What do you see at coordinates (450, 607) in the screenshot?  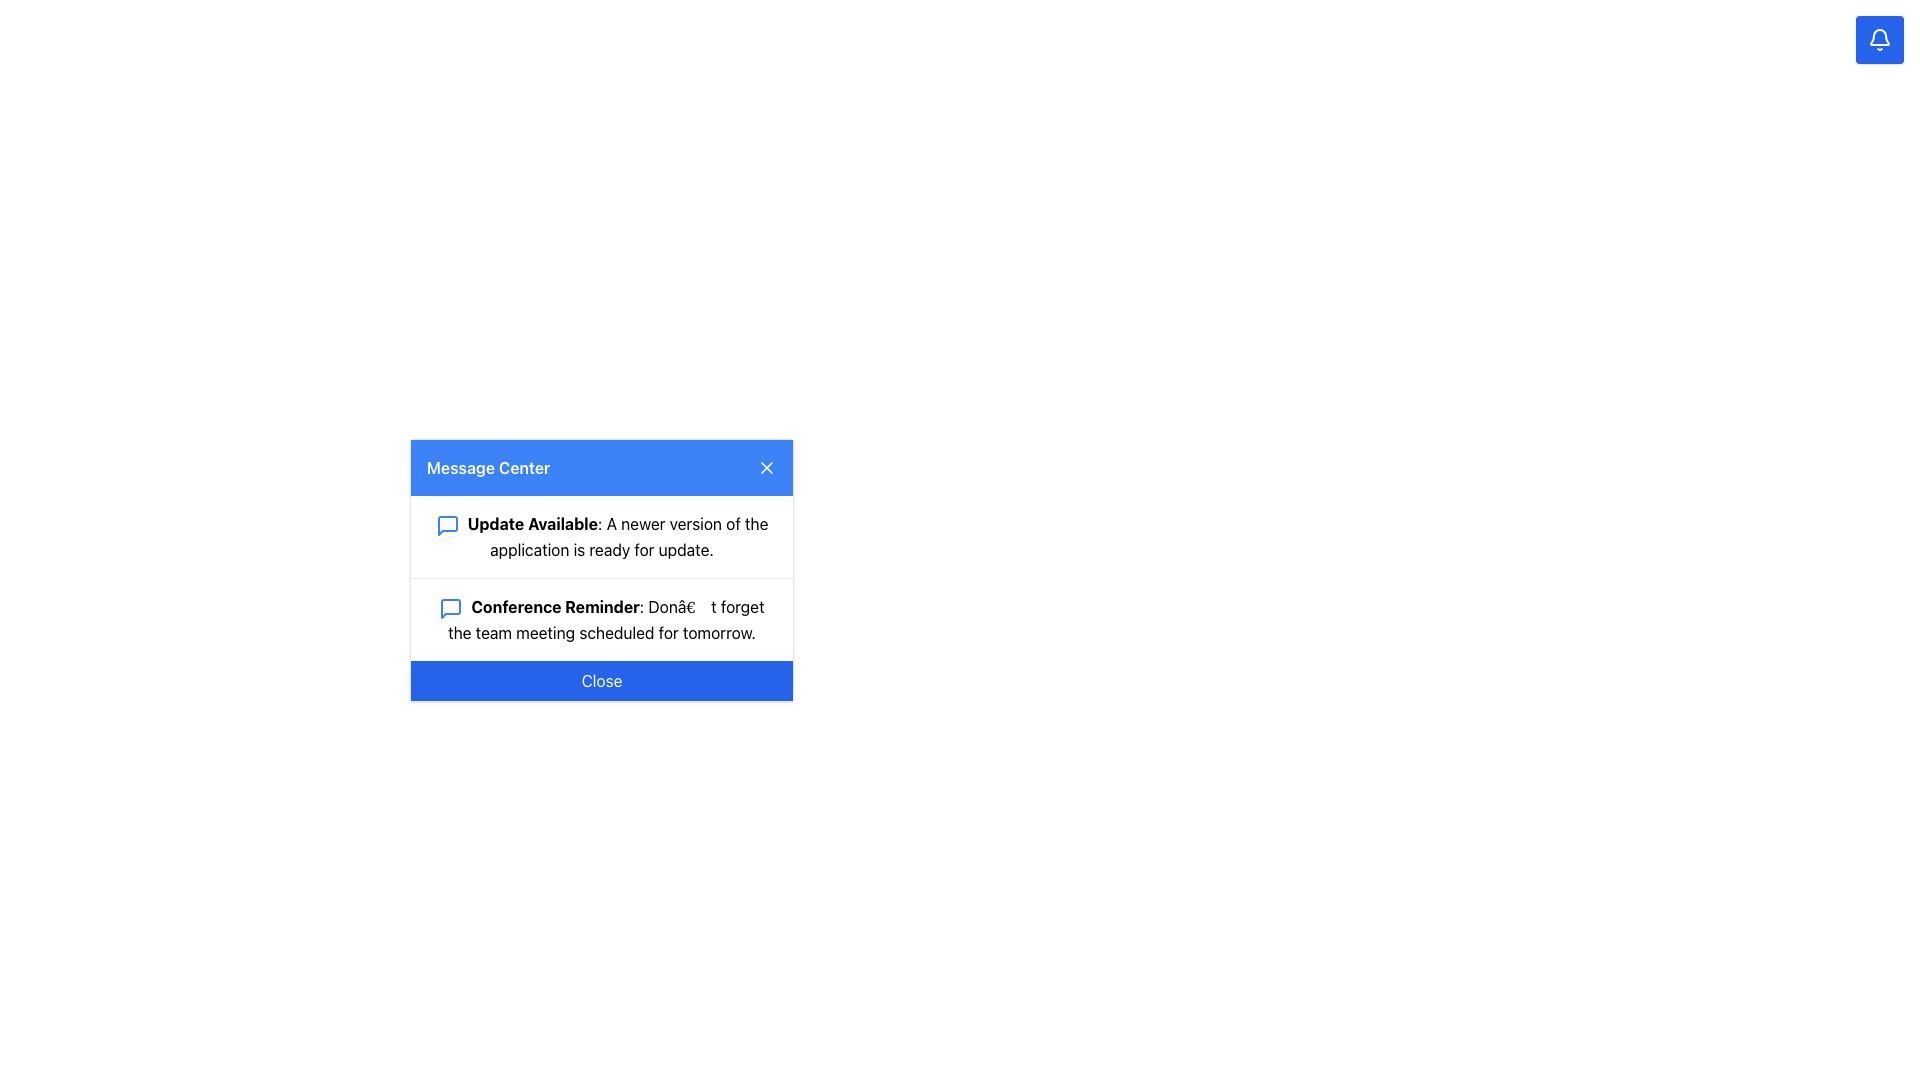 I see `the blue rectangular chat bubble icon with rounded corners and a speech tail, located next to 'Conference Reminder' in the Message Center panel` at bounding box center [450, 607].